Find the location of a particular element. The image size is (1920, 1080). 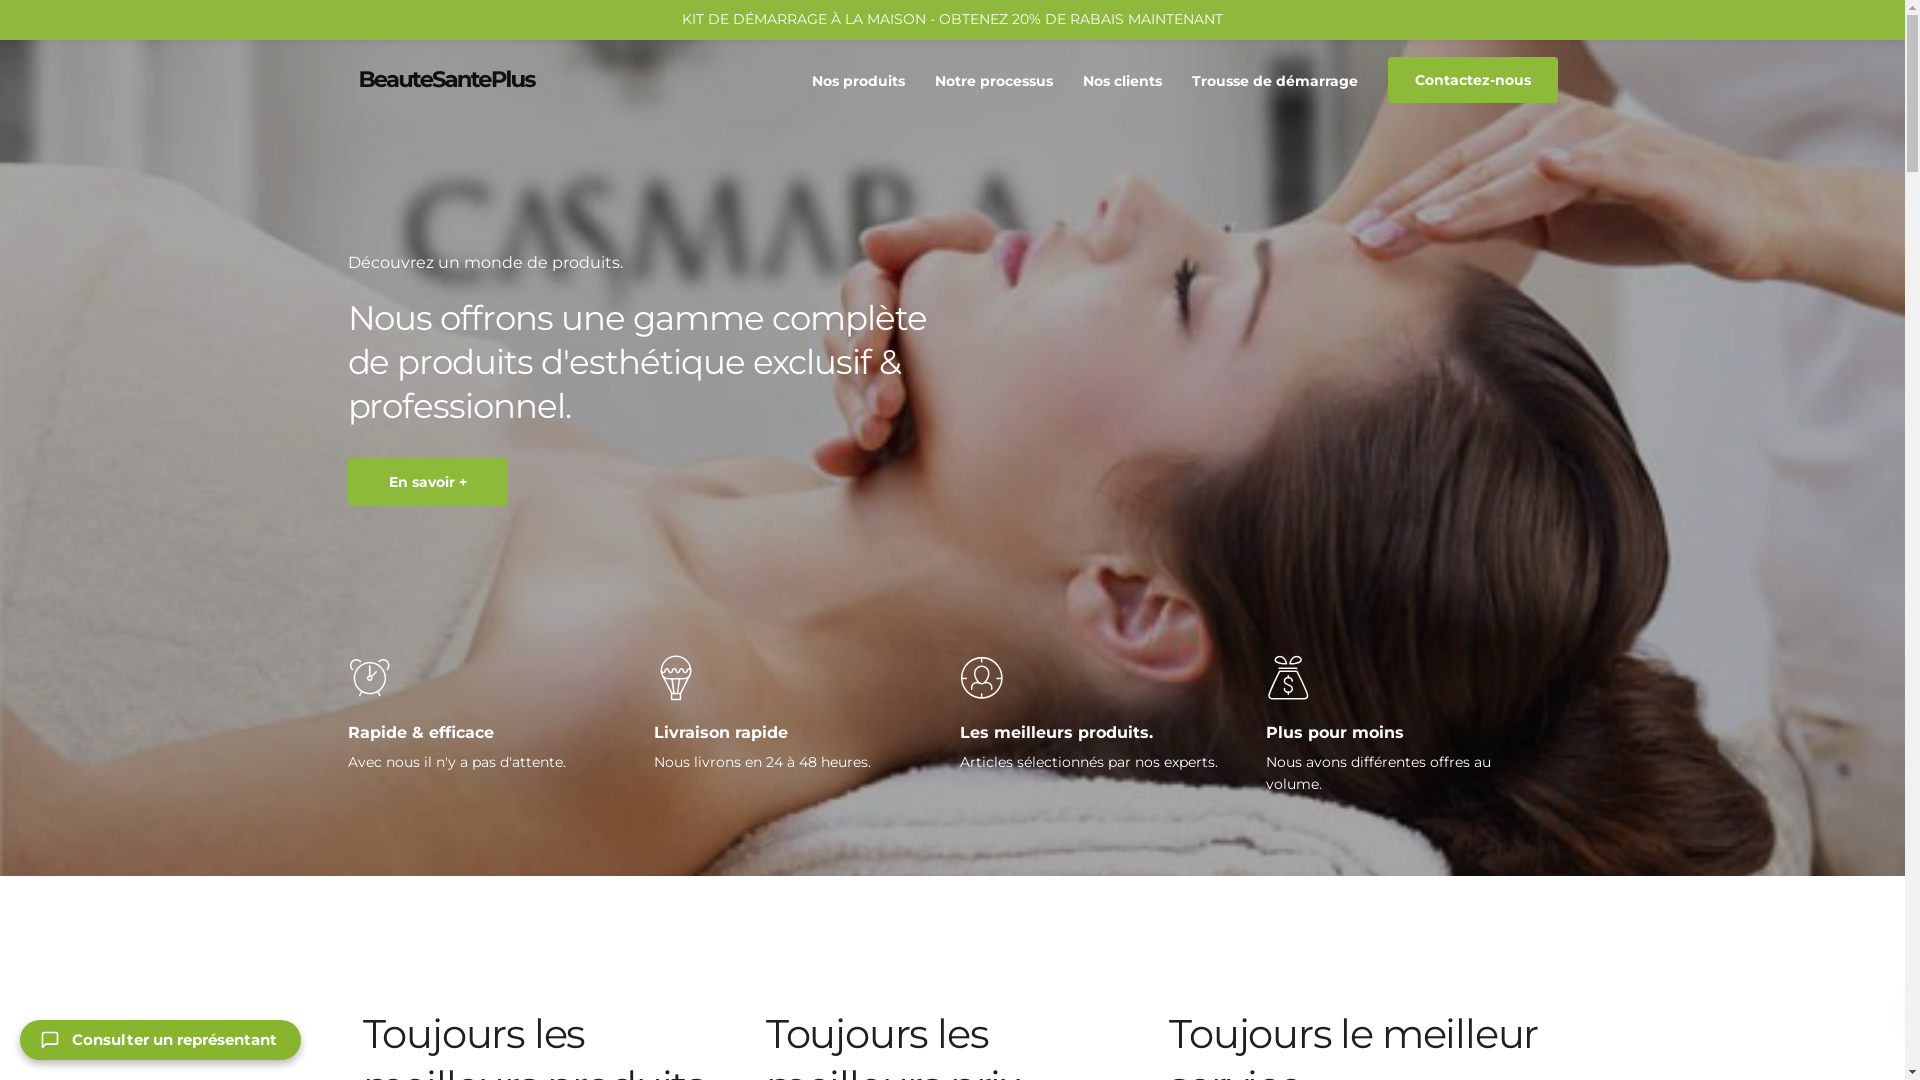

'Notre processus' is located at coordinates (919, 79).